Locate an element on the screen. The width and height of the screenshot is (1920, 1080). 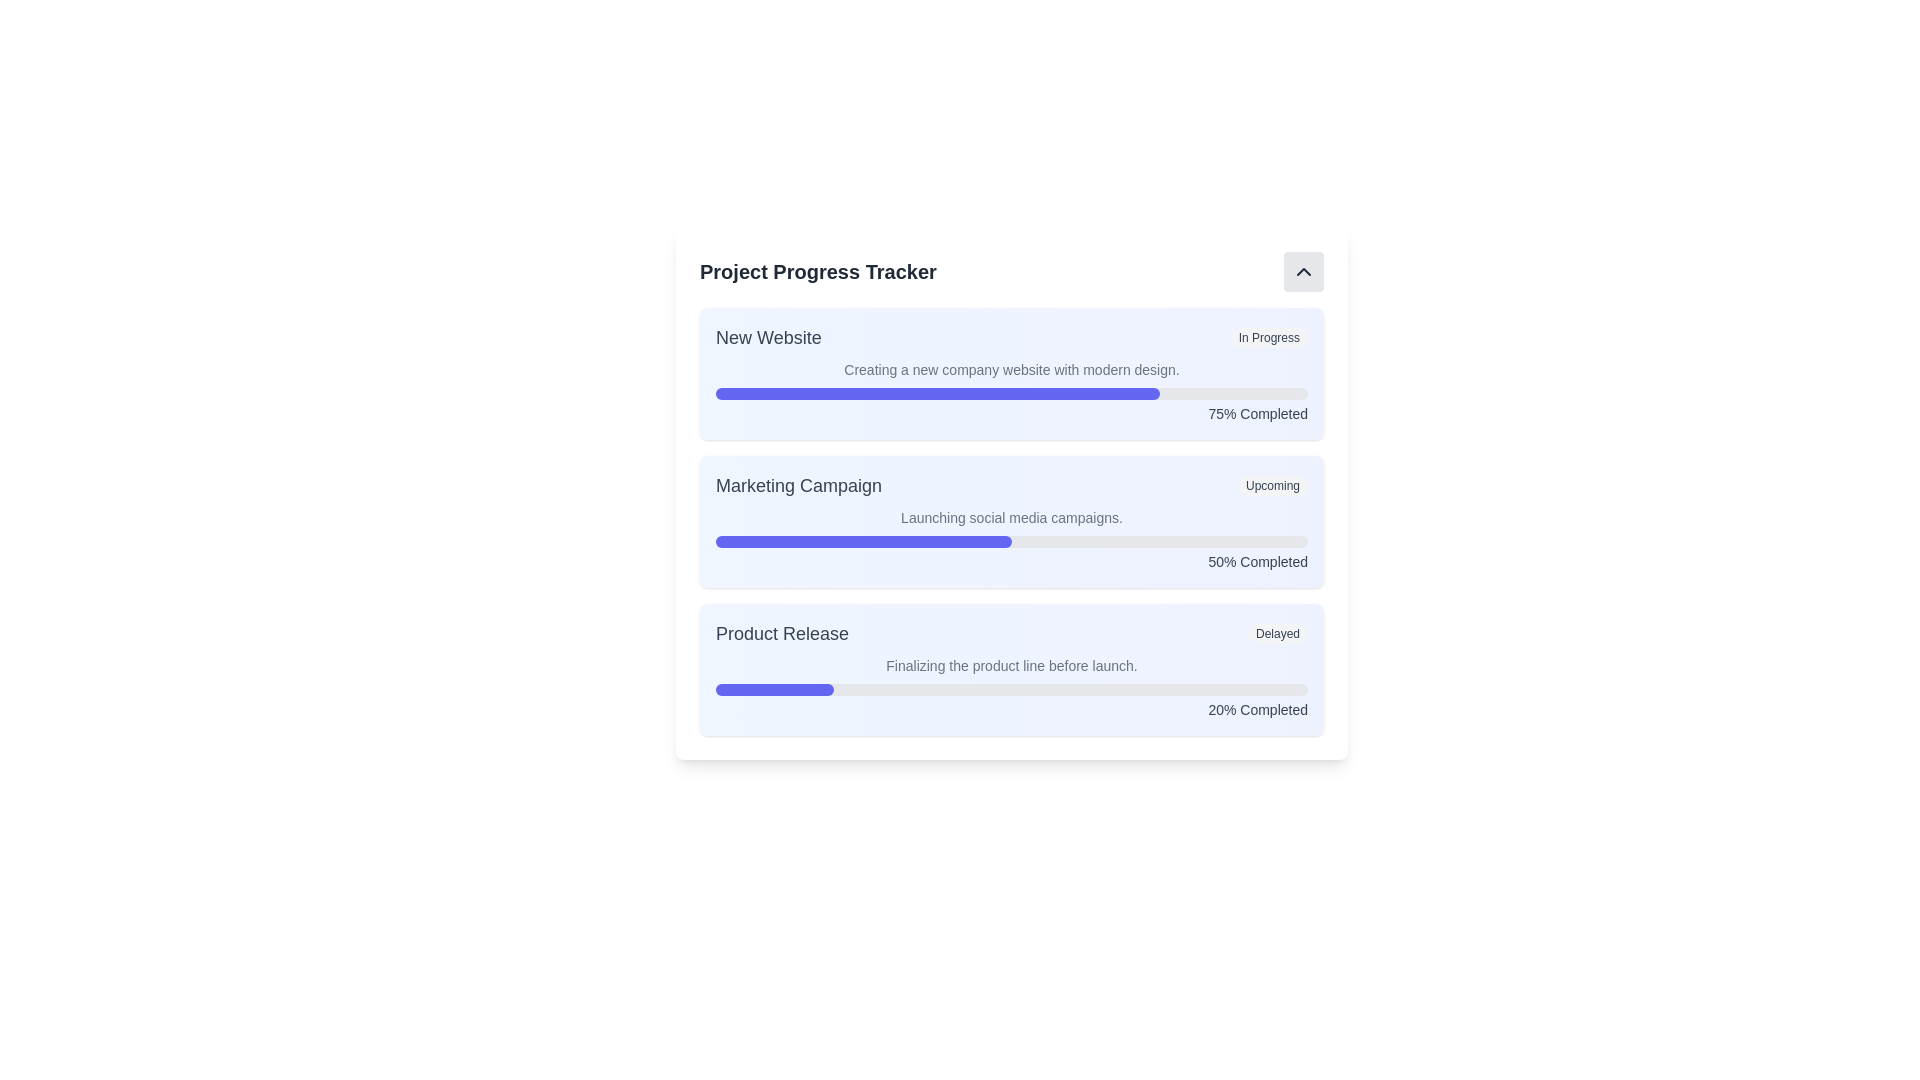
the plain text label providing additional information about the 'New Website' task within the project progress tracker interface is located at coordinates (1012, 370).